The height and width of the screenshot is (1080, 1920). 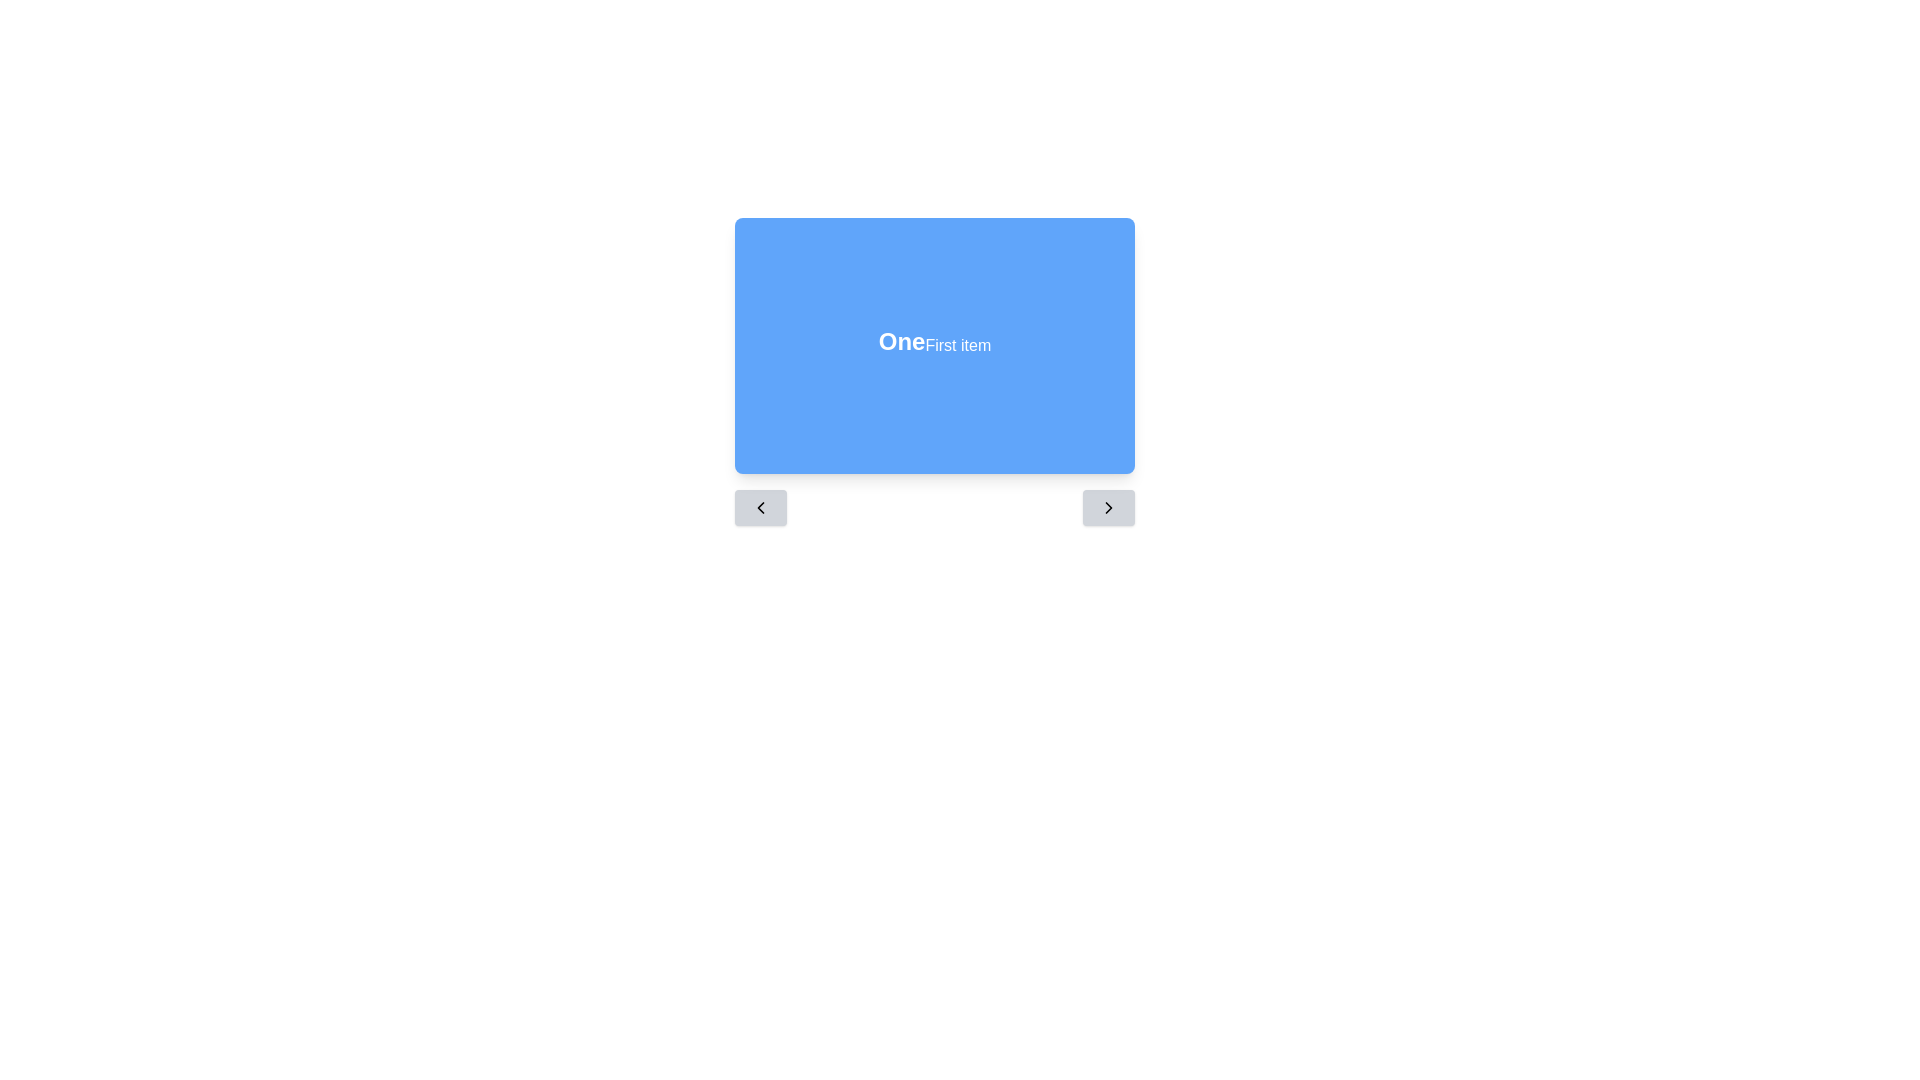 What do you see at coordinates (957, 345) in the screenshot?
I see `the text label displaying 'First item' in white font against a blue background` at bounding box center [957, 345].